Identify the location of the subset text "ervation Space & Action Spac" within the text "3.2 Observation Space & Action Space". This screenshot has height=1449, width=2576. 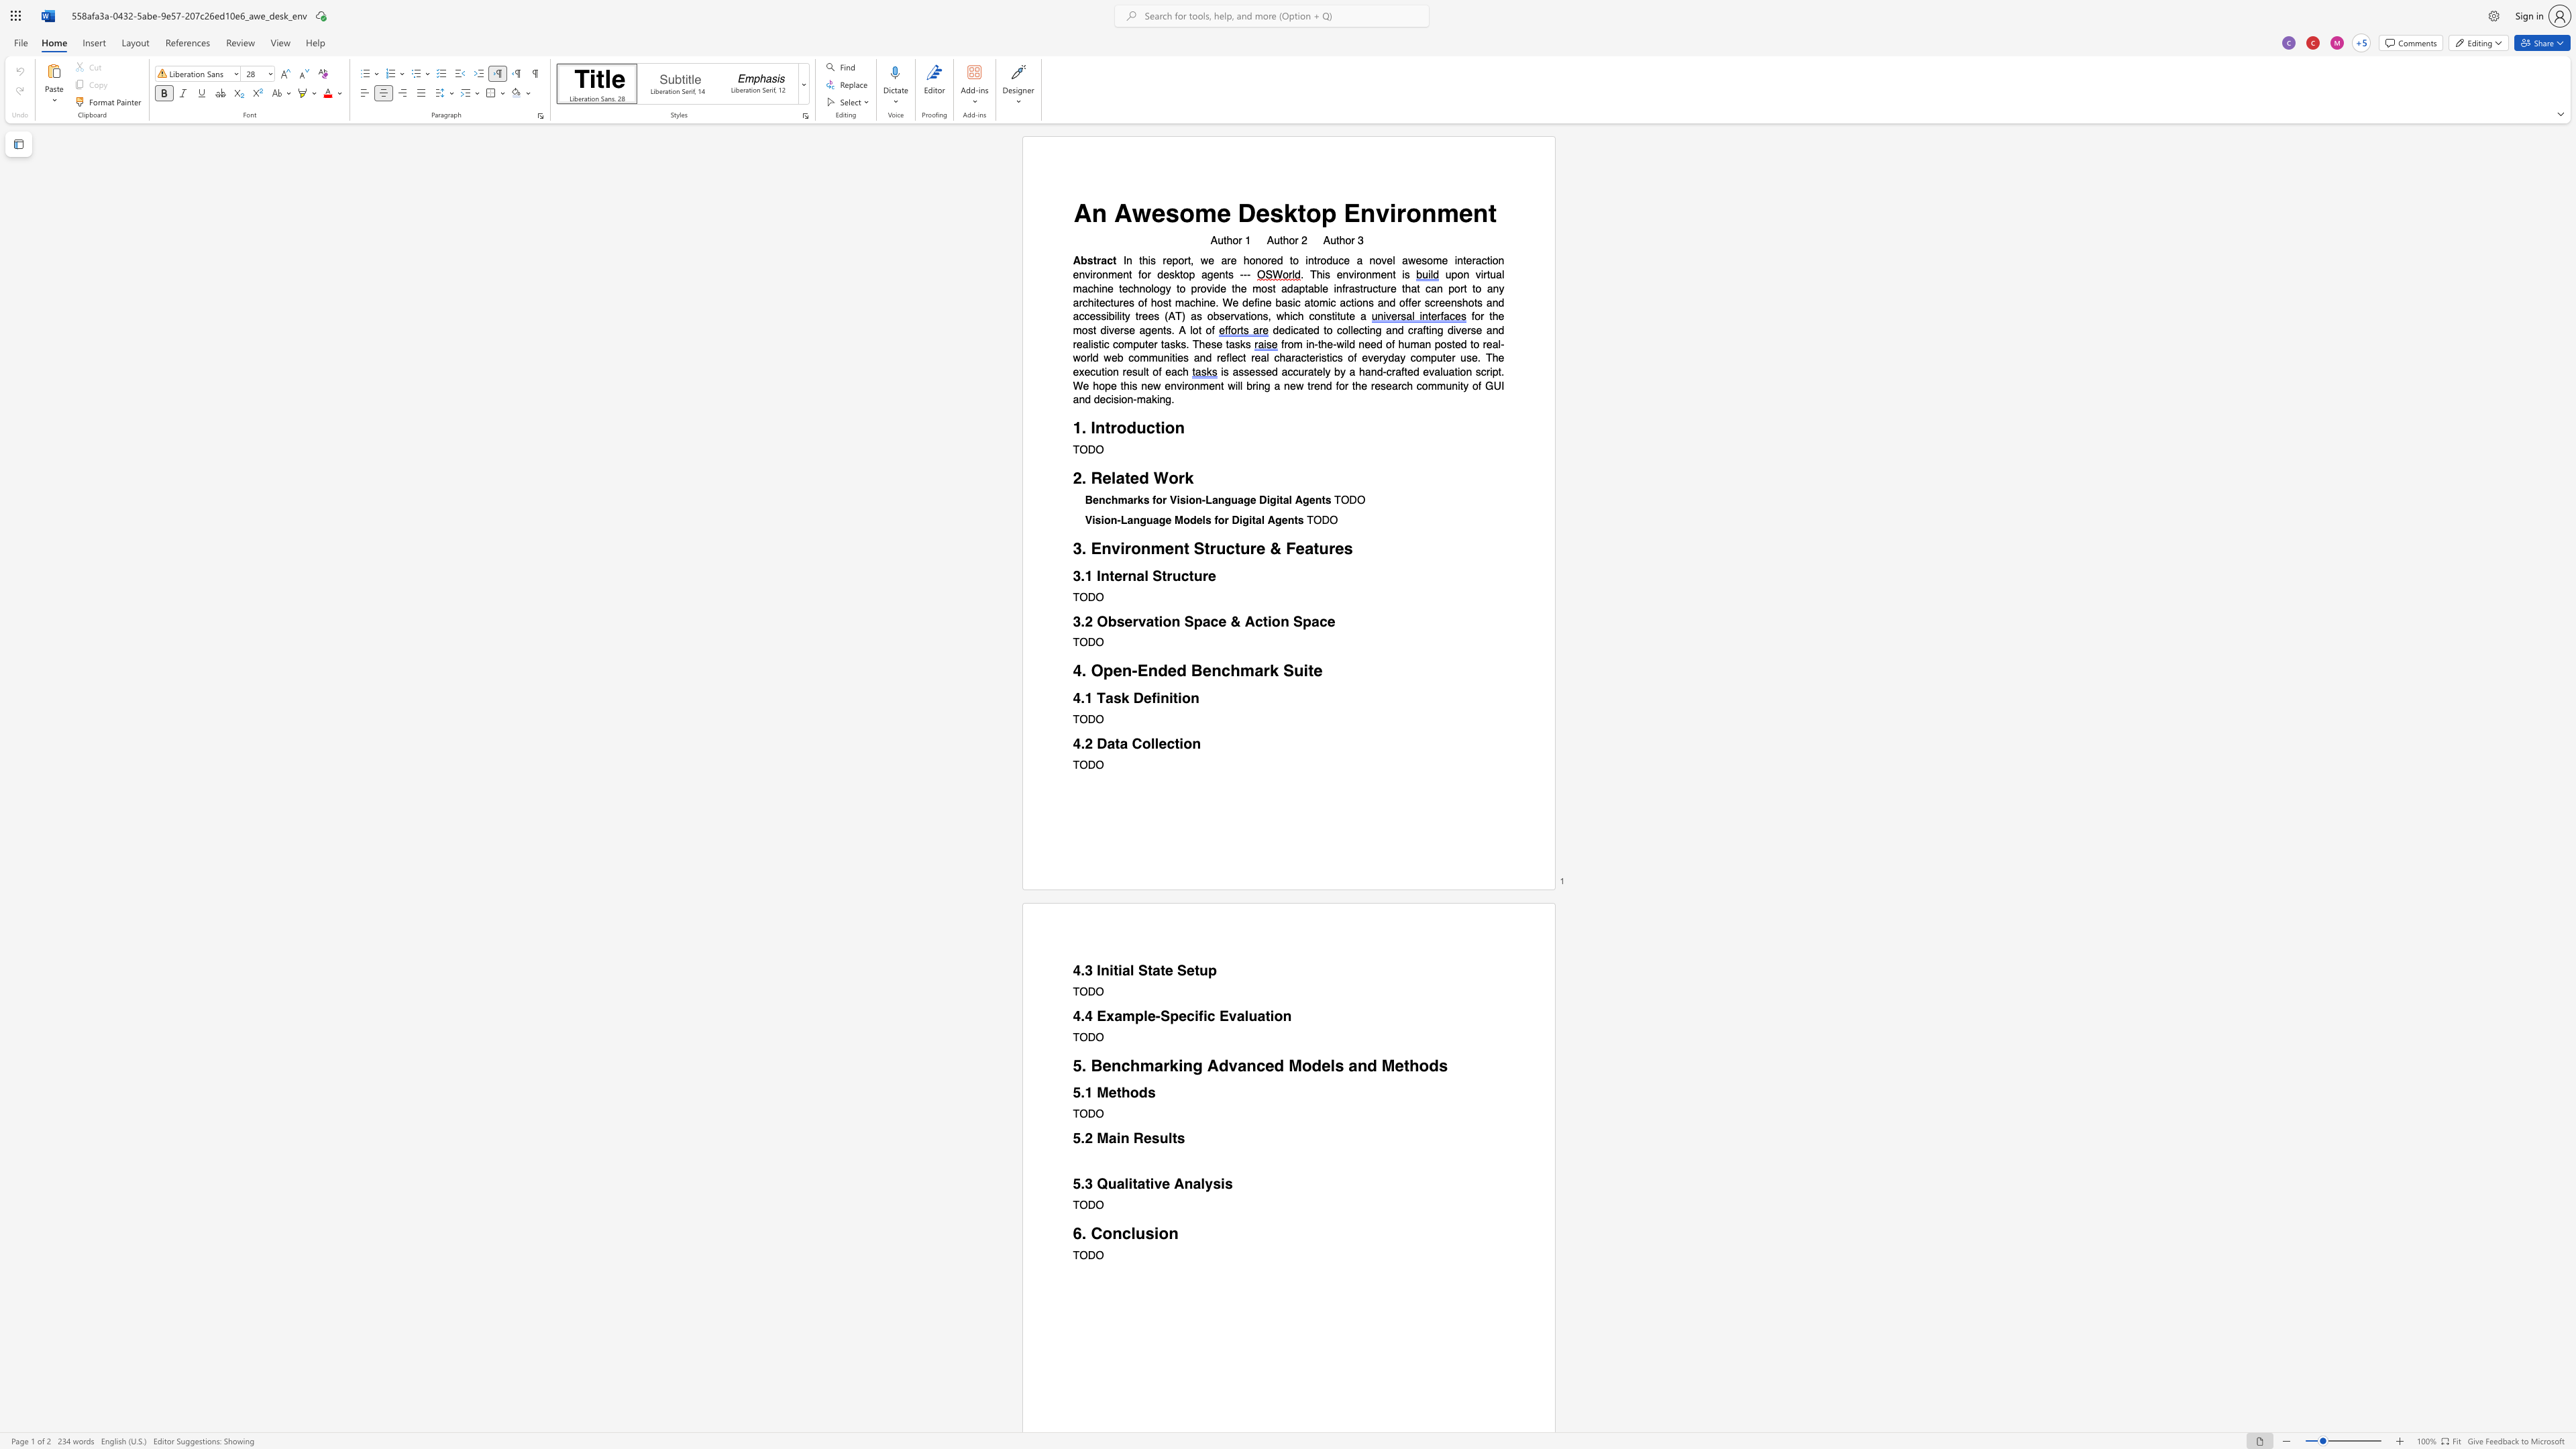
(1124, 621).